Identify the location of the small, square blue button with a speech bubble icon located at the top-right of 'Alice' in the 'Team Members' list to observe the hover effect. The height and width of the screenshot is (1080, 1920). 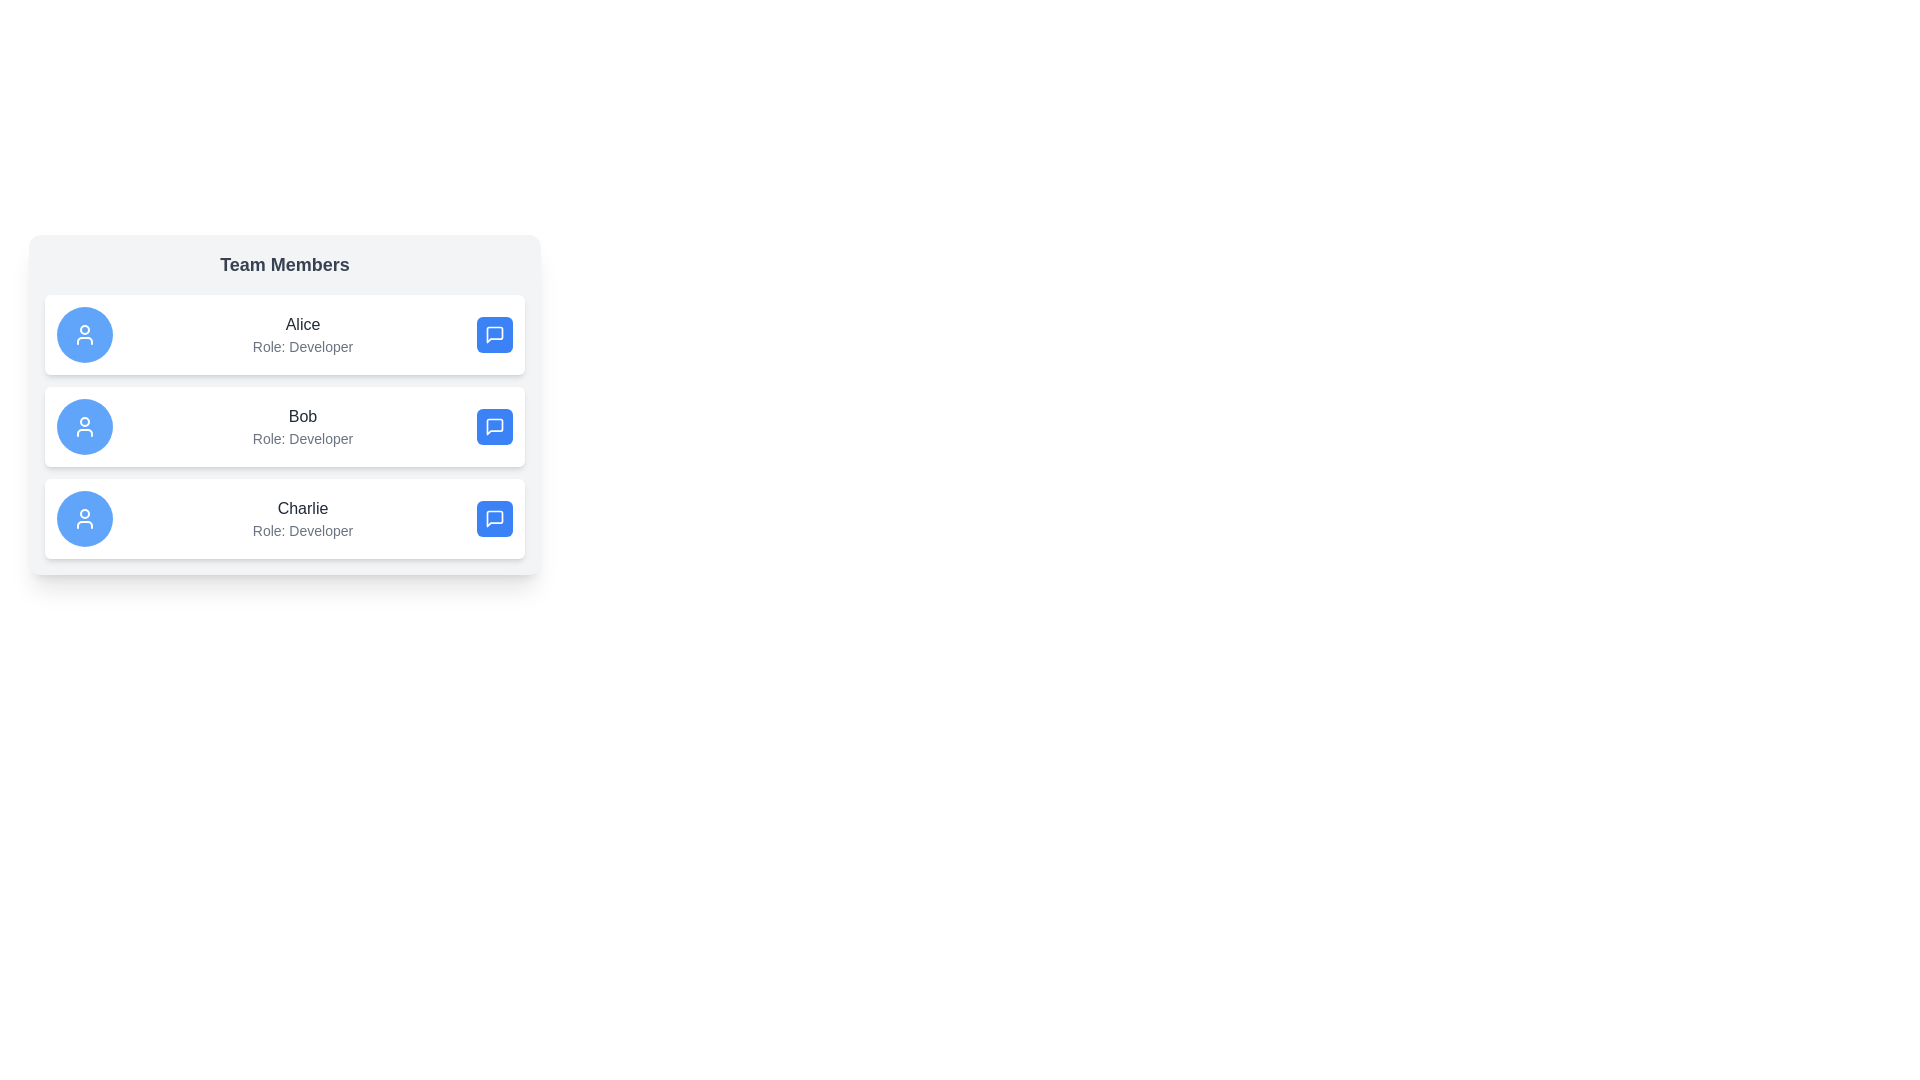
(494, 334).